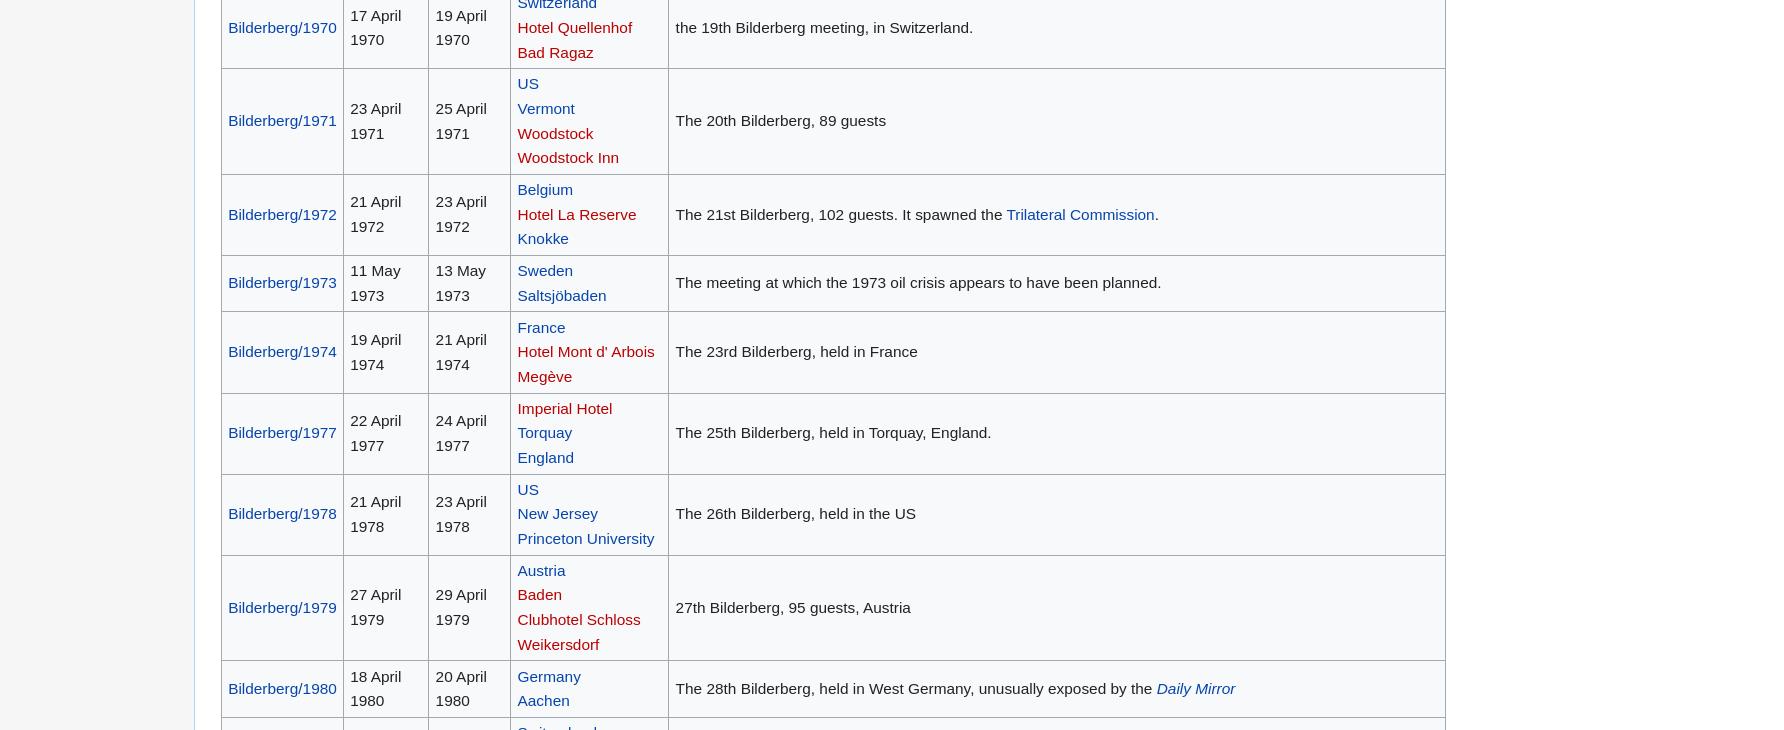  I want to click on '21 April 1978', so click(374, 512).